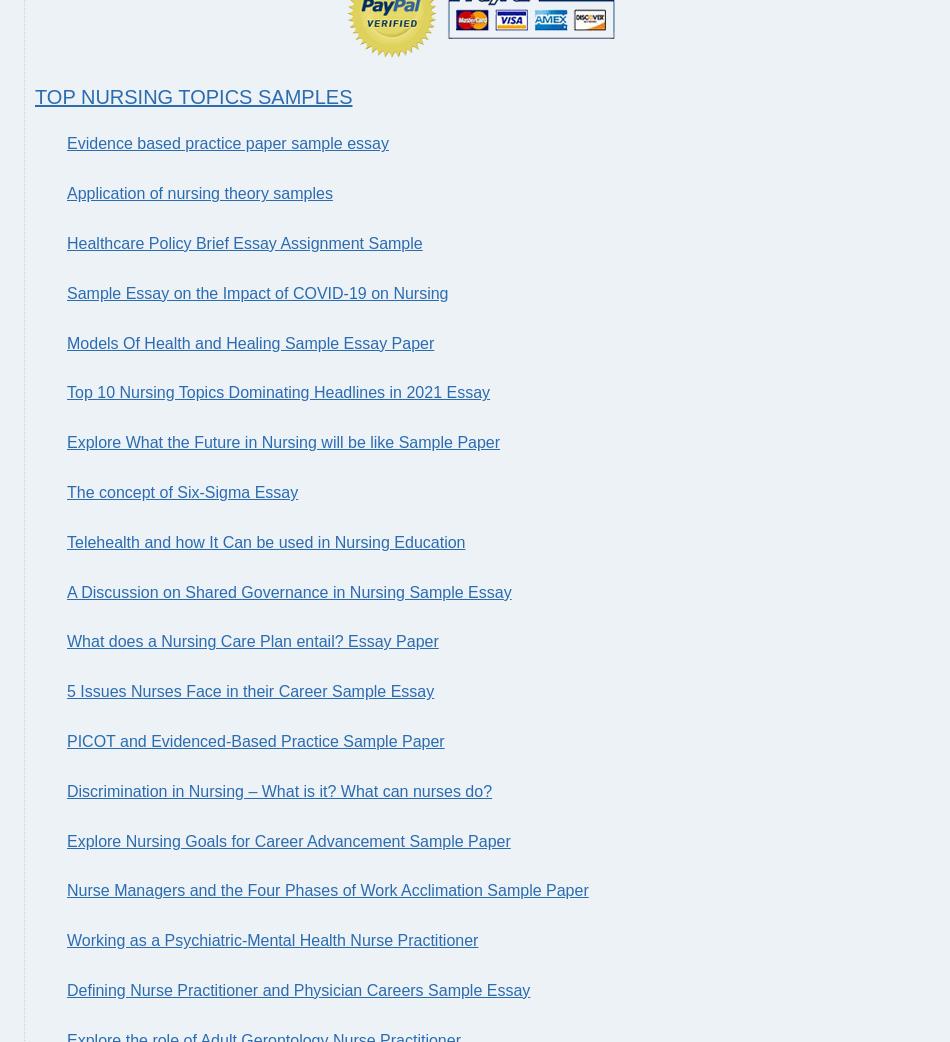  I want to click on 'Top 10 Nursing Topics Dominating Headlines in 2021 Essay', so click(277, 391).